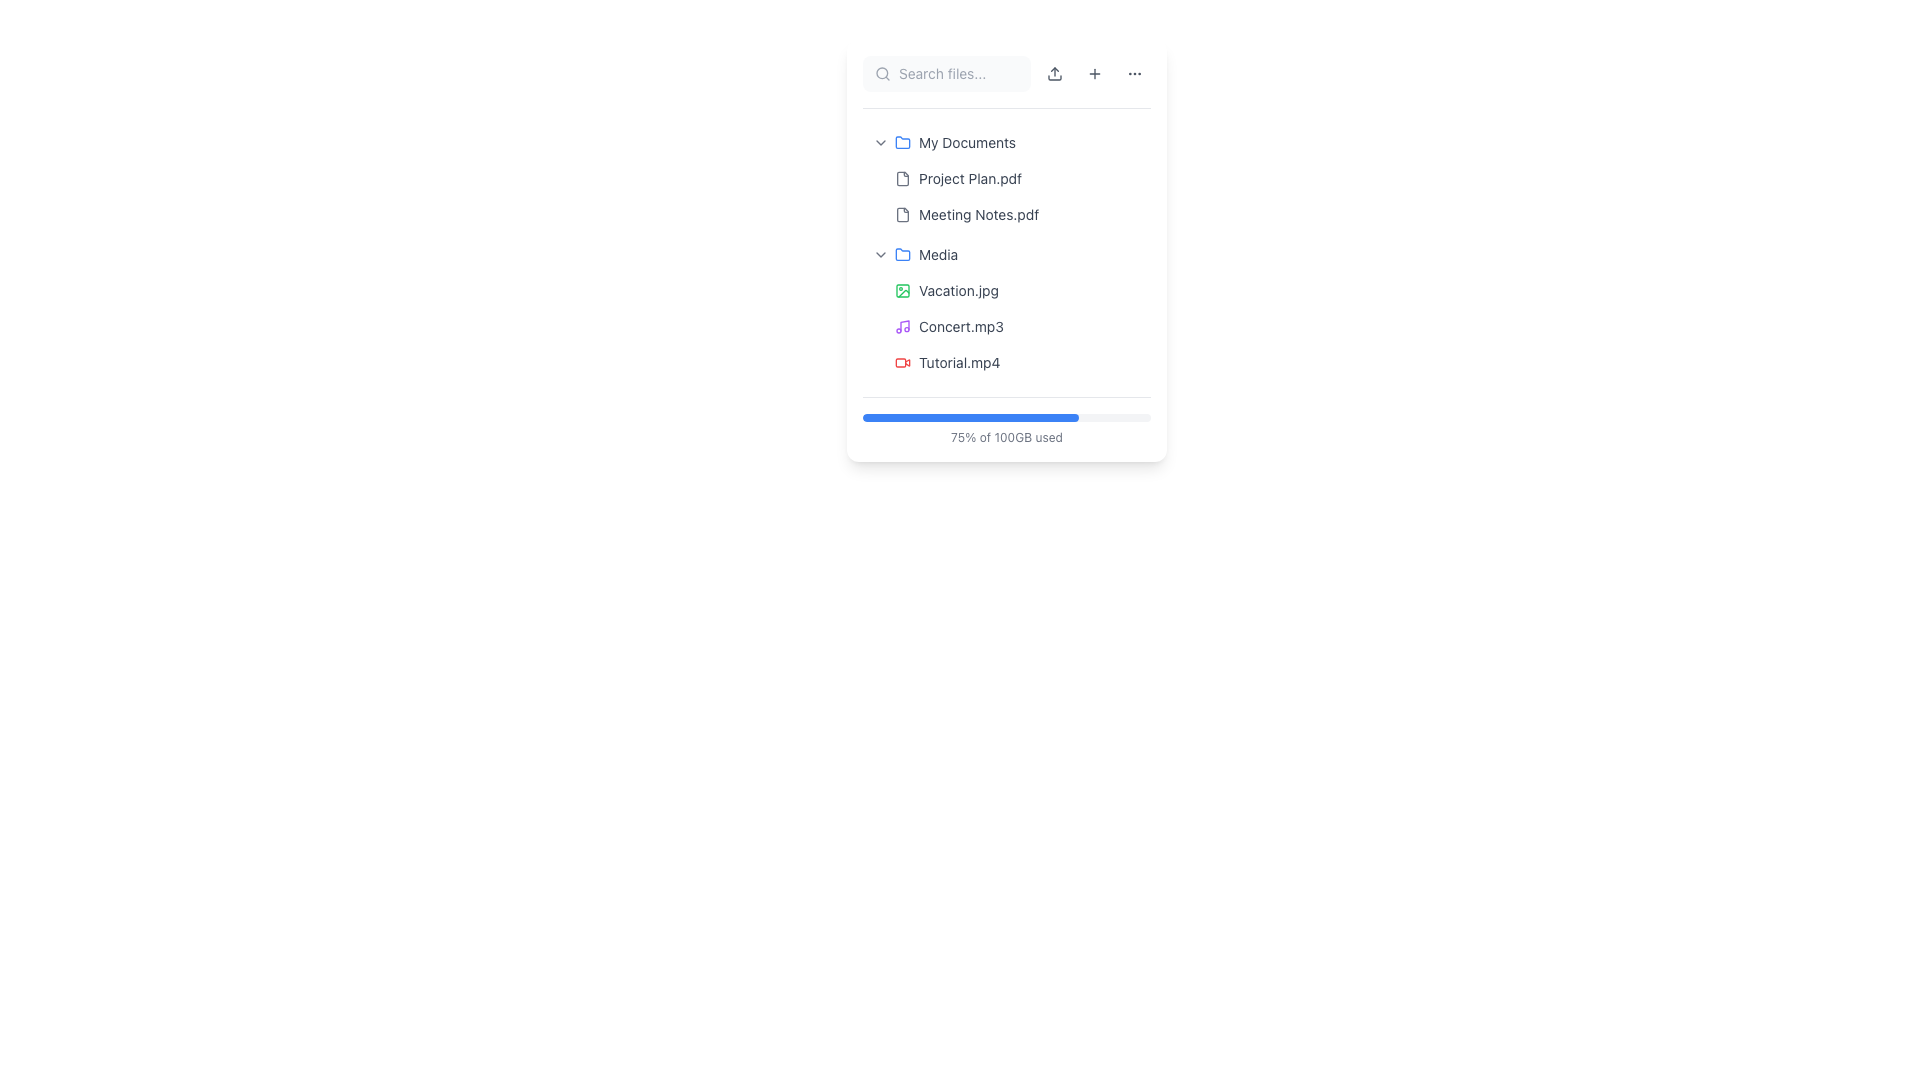 The height and width of the screenshot is (1080, 1920). I want to click on the label identifying the folder named 'My Documents', which is positioned adjacent to a blue folder icon and a chevron icon, so click(967, 141).